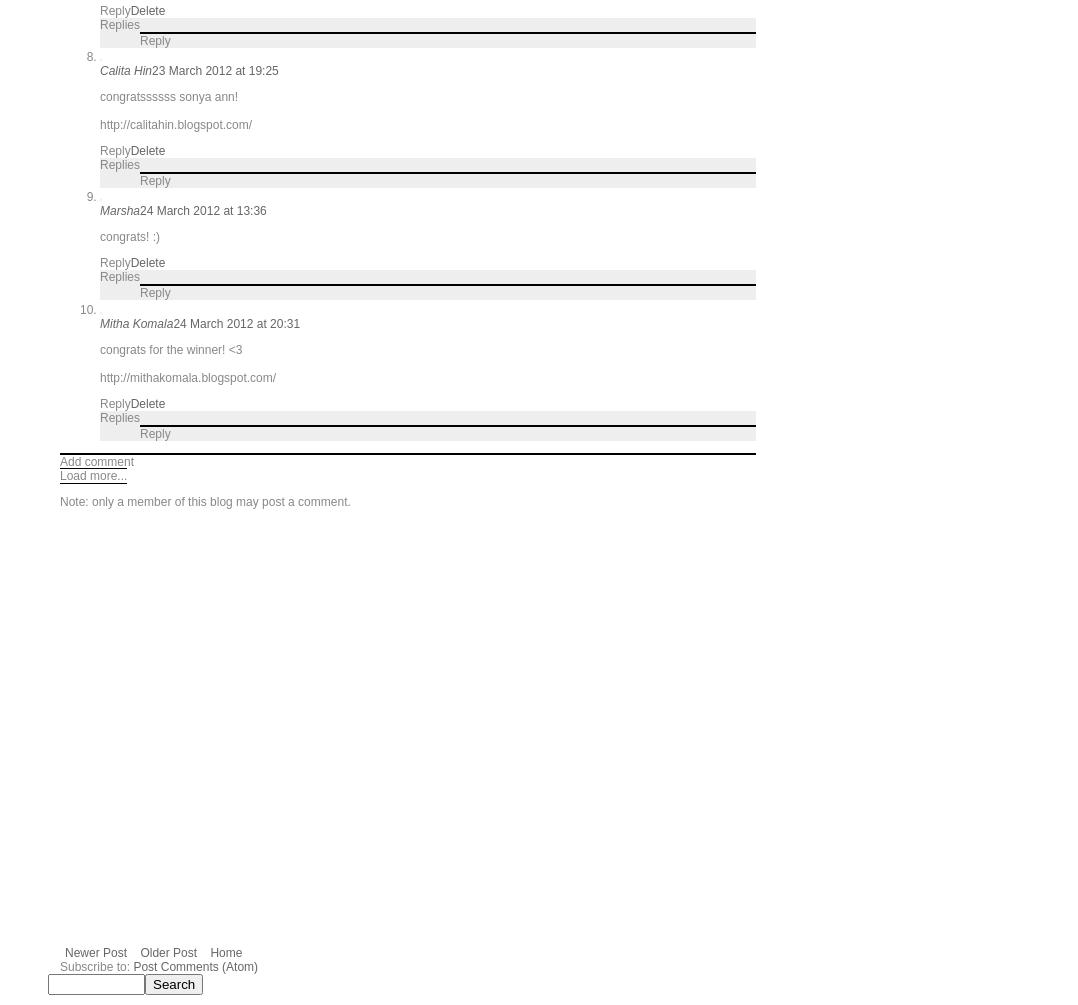 The image size is (1078, 1005). I want to click on '24 March 2012 at 20:31', so click(235, 322).